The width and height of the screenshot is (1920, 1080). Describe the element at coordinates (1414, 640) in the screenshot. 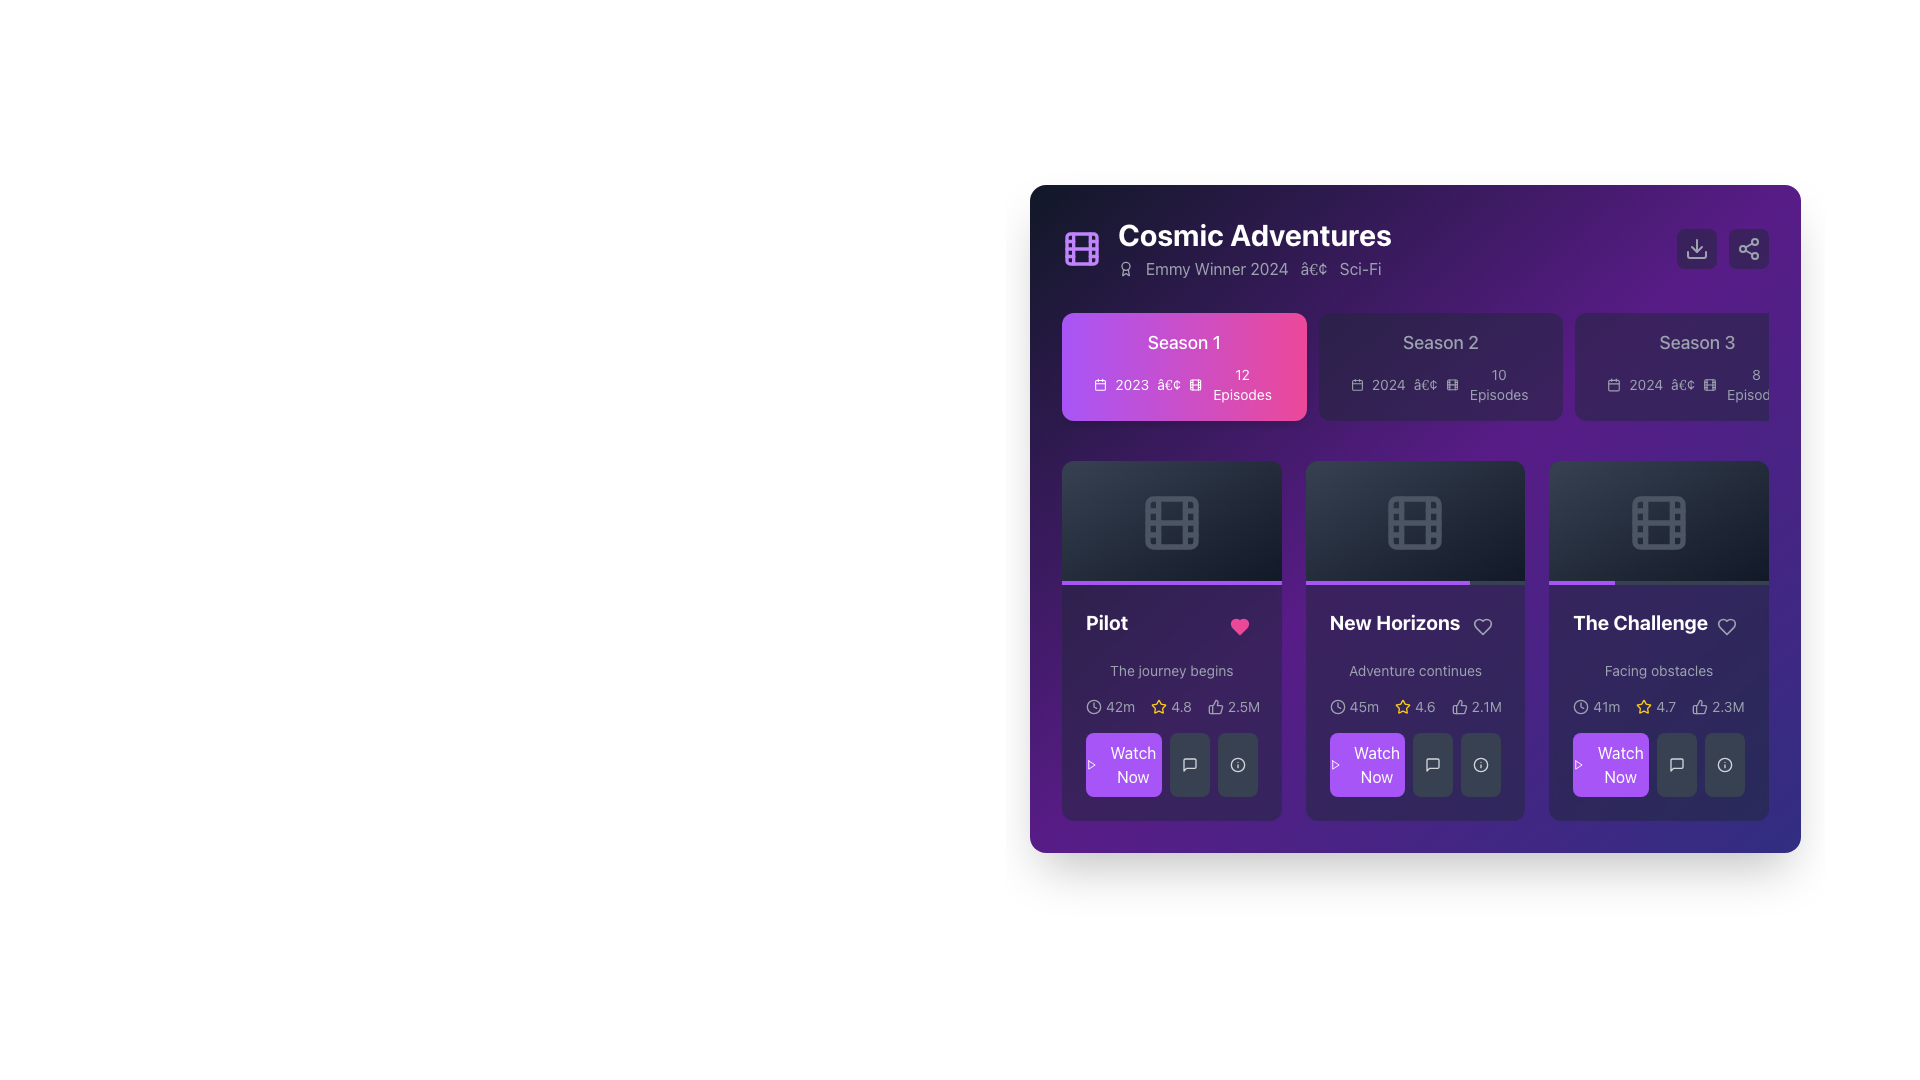

I see `the 'New Horizons' card component, which features a title in bold white text and a description in gray text, to see more details` at that location.